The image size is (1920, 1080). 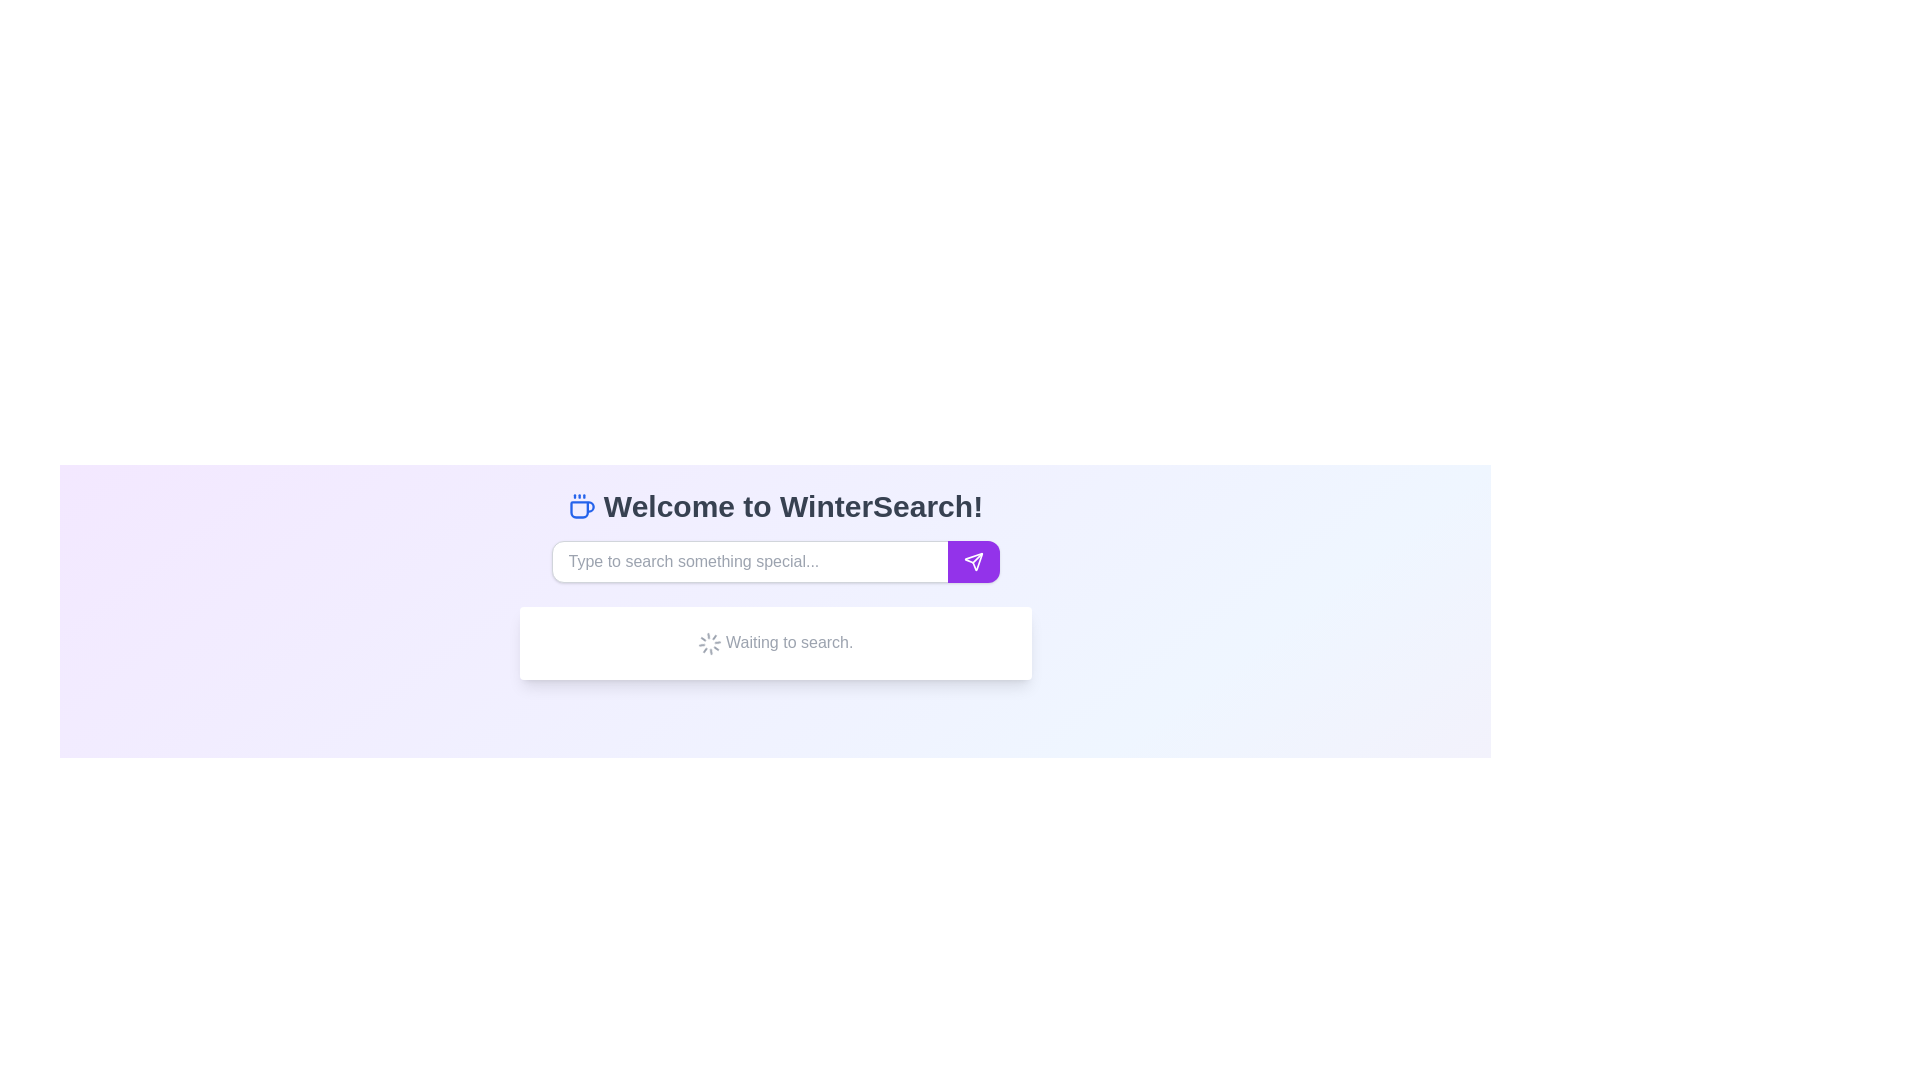 I want to click on the 'send' or 'submit' icon button located within the purple button to the right of the input box in the search bar interface, so click(x=973, y=562).